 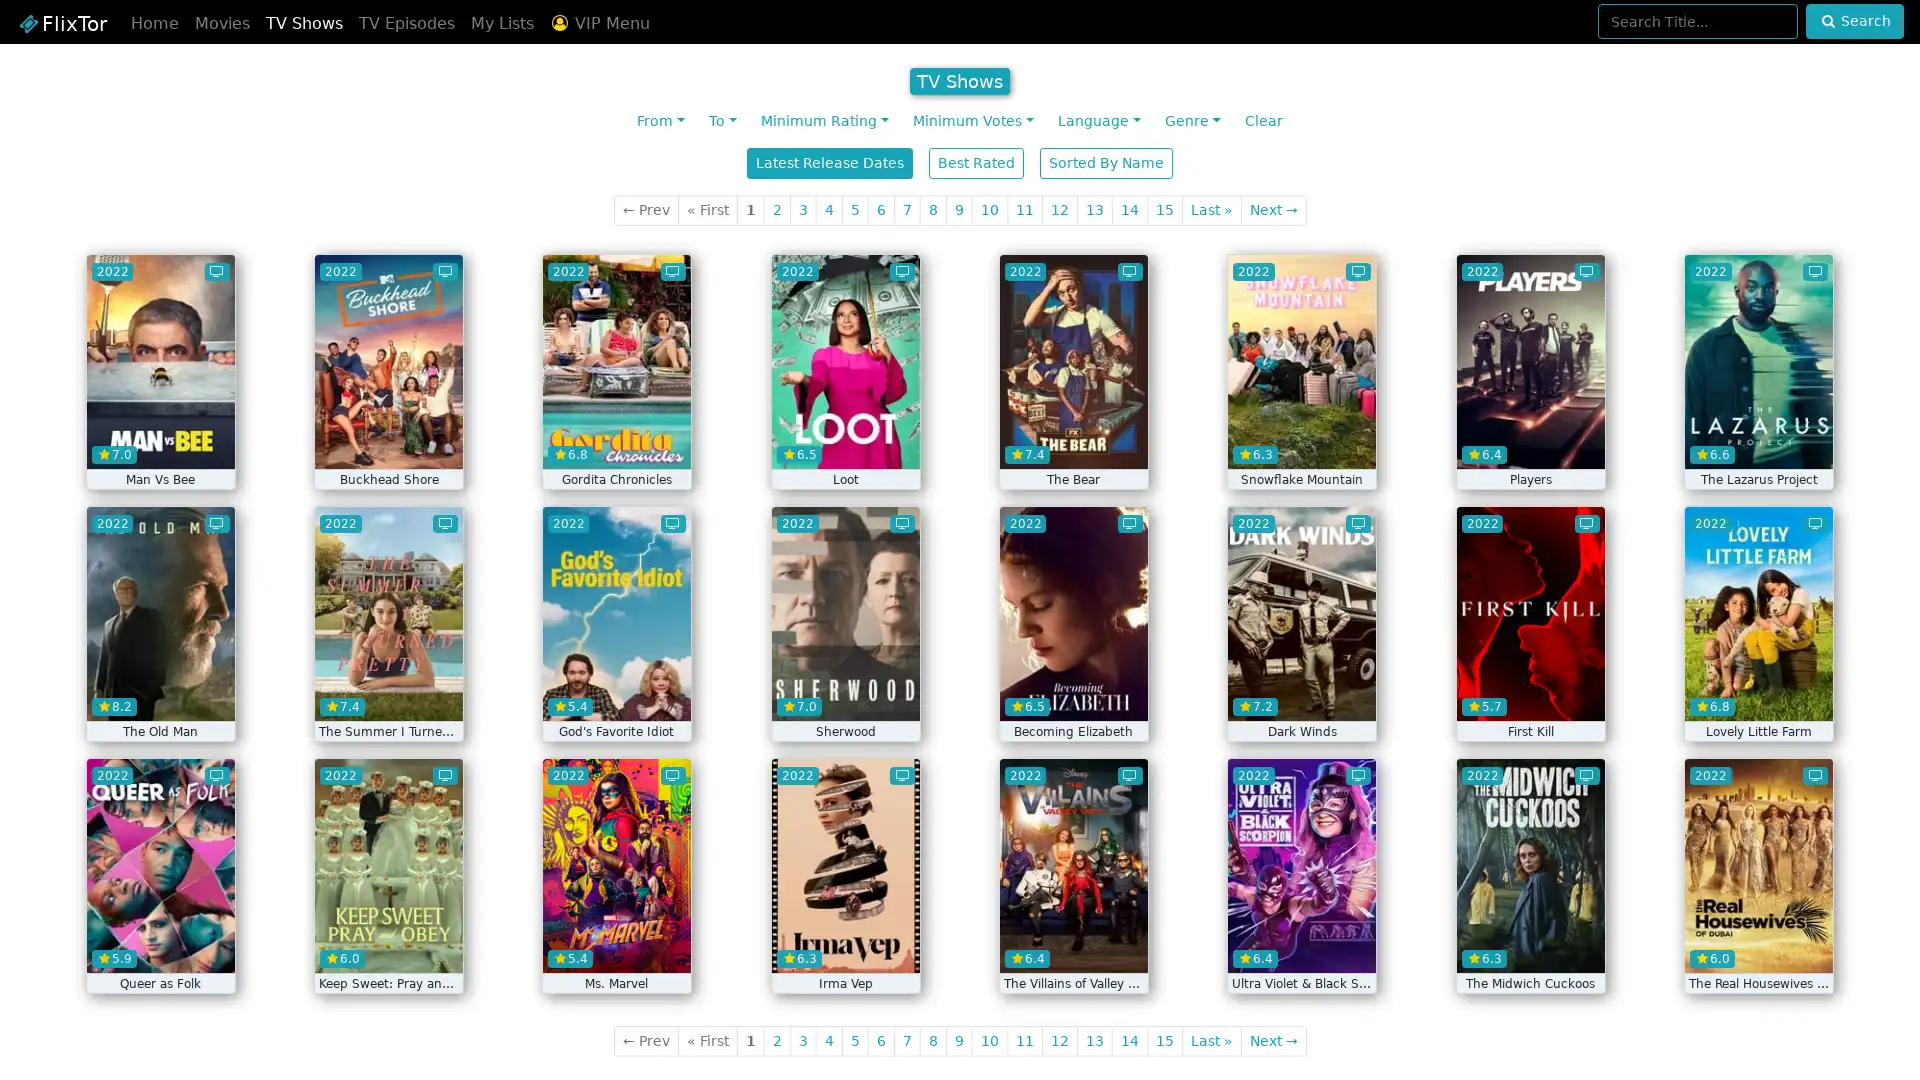 I want to click on Watch Now, so click(x=388, y=438).